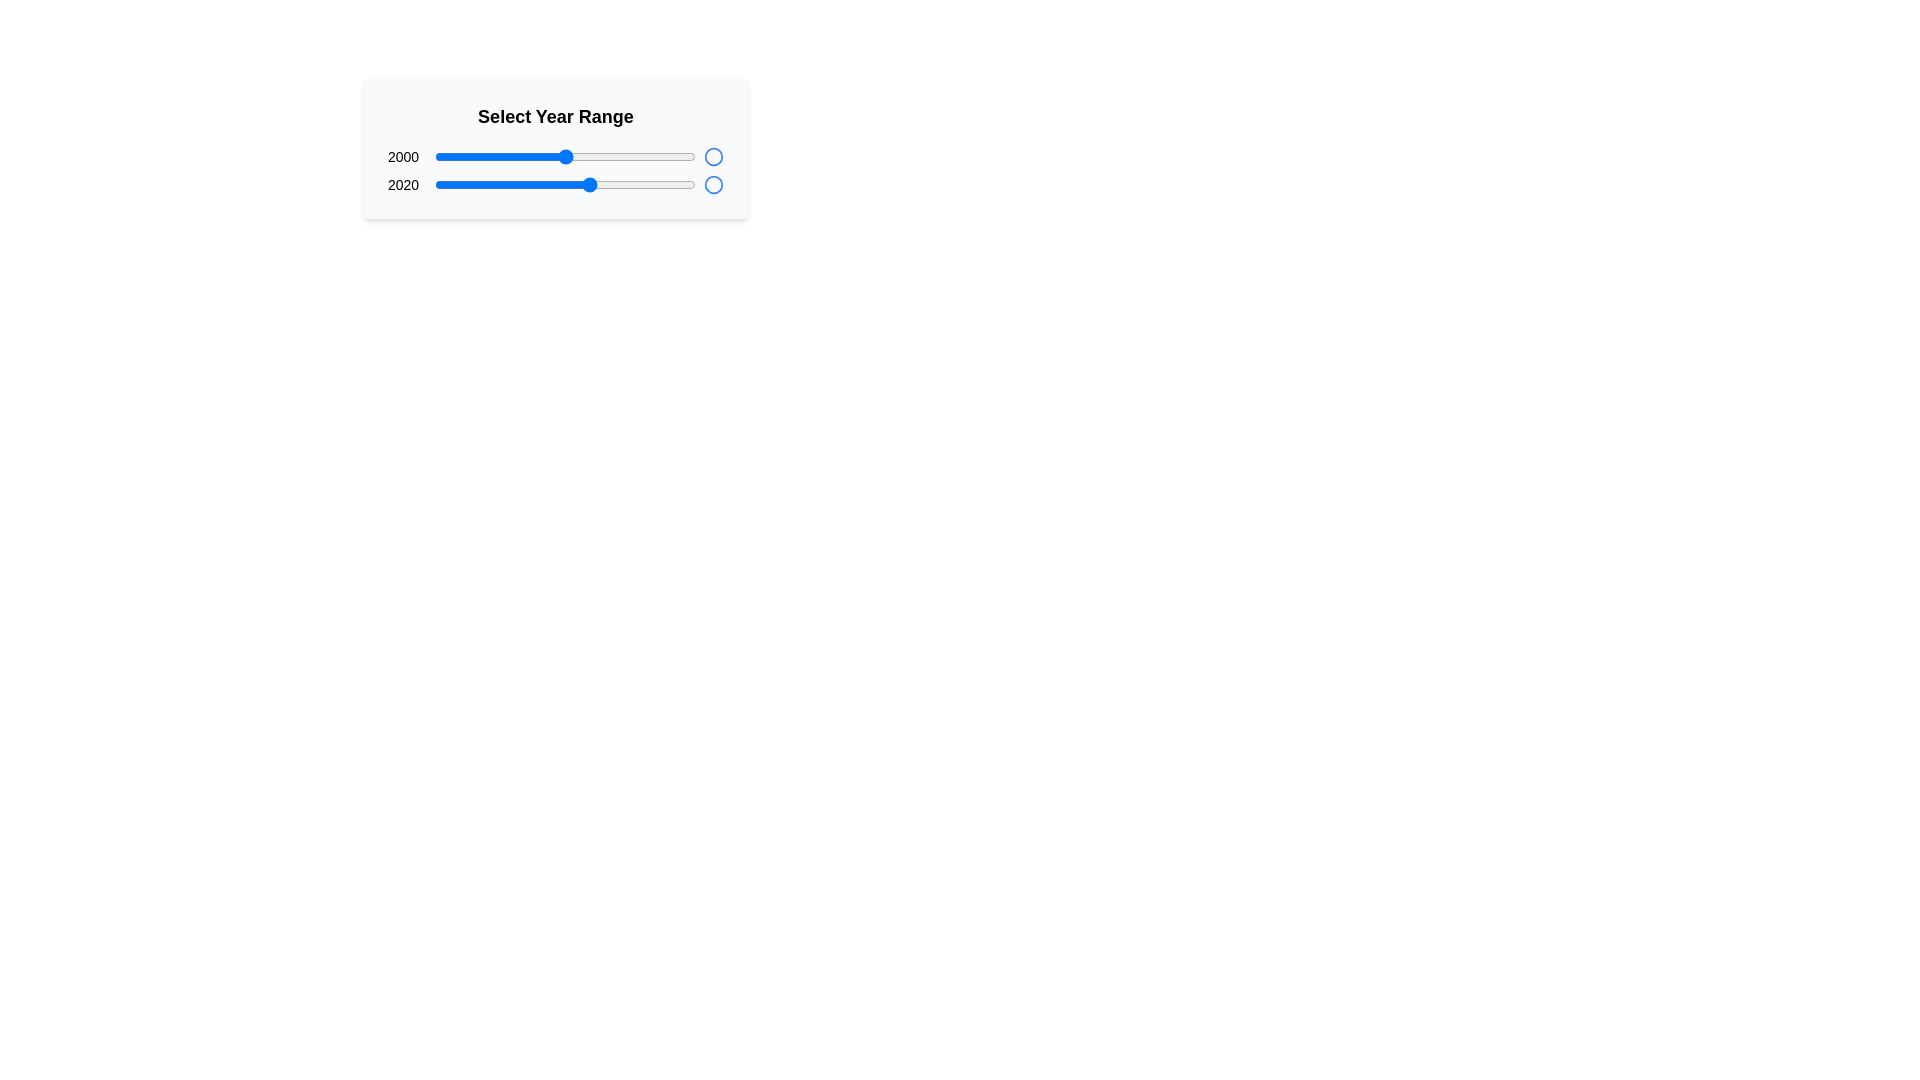 This screenshot has height=1080, width=1920. I want to click on the second range slider located below the first slider and adjacent to the label '2020' to set the slider value, so click(564, 185).